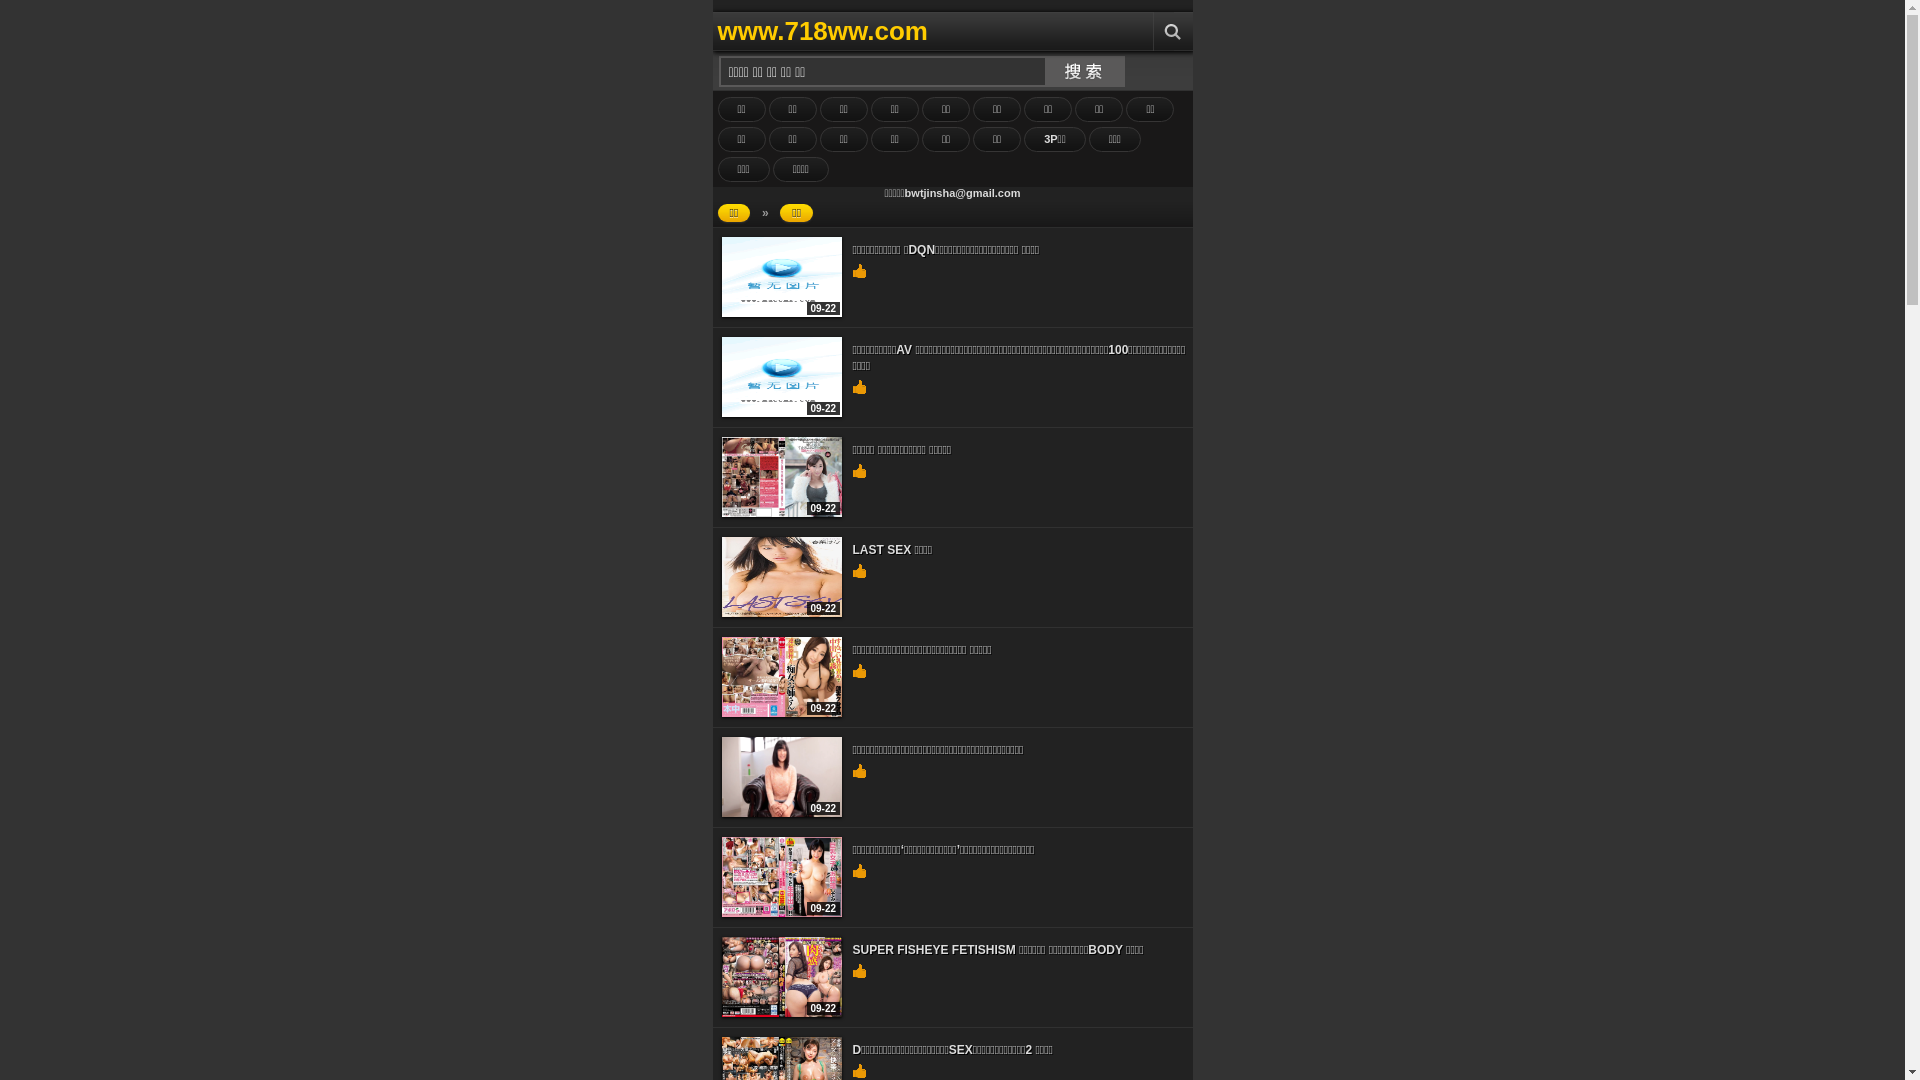 Image resolution: width=1920 pixels, height=1080 pixels. Describe the element at coordinates (916, 31) in the screenshot. I see `'www.718ww.com'` at that location.